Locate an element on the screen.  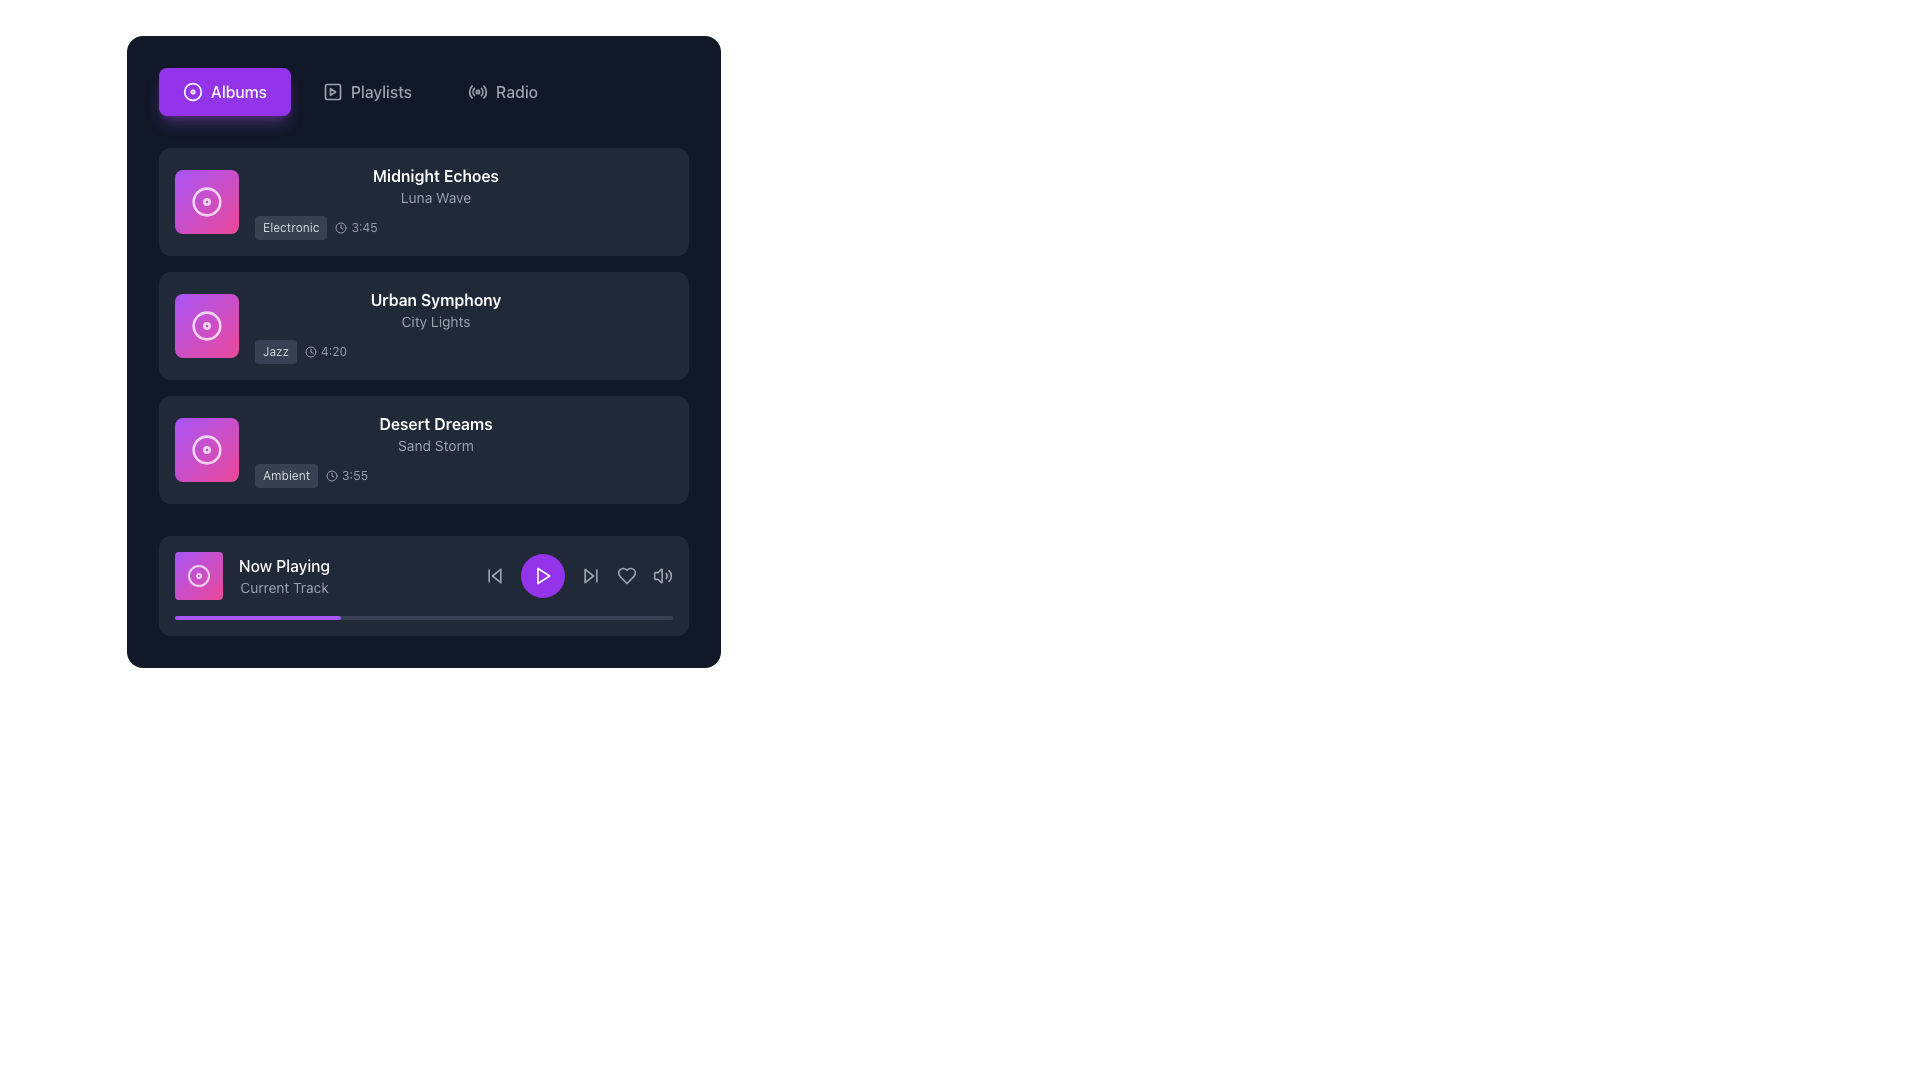
the play button located in the control bar of the music player, positioned between the skip backward icon and the favorite icon is located at coordinates (588, 575).